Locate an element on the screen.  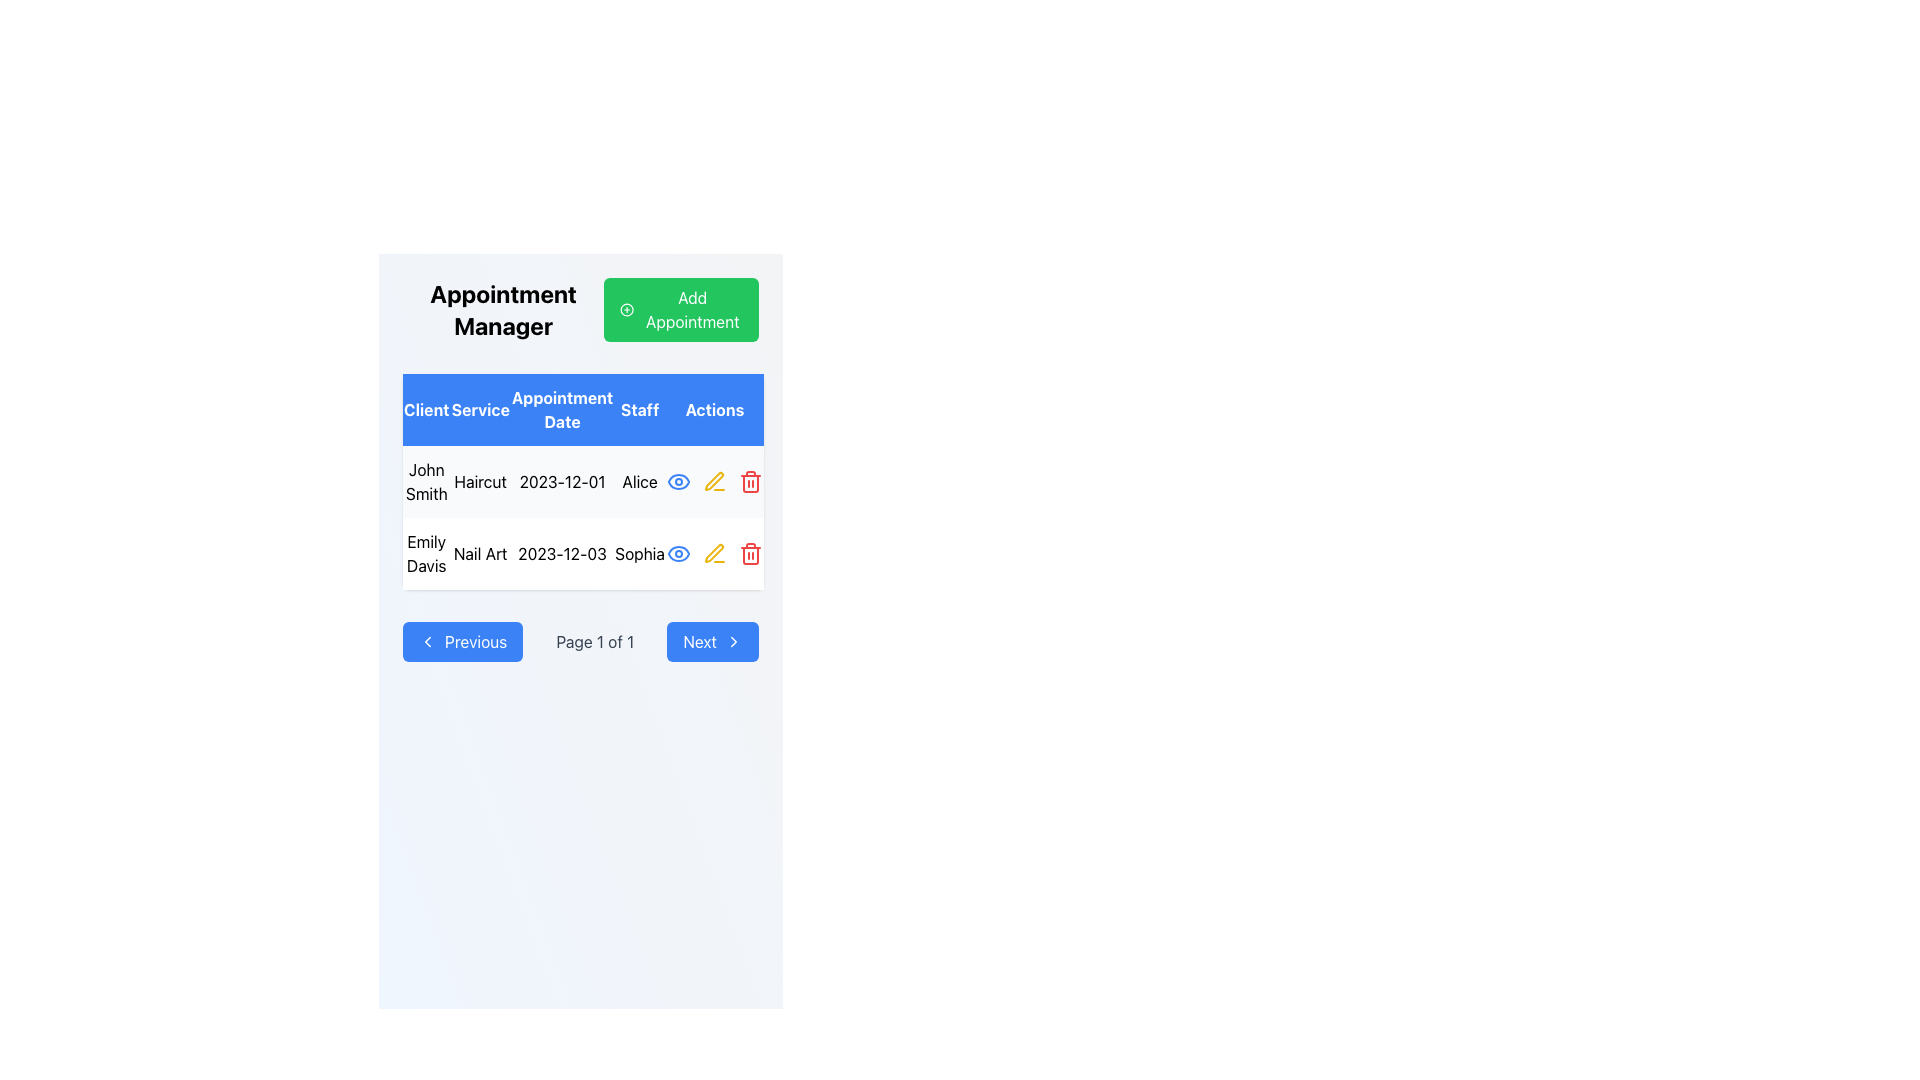
the small vector-based chevron icon pointing left, which is located within the blue rectangular button labeled 'Previous' in the bottom-left section of the interface is located at coordinates (426, 641).